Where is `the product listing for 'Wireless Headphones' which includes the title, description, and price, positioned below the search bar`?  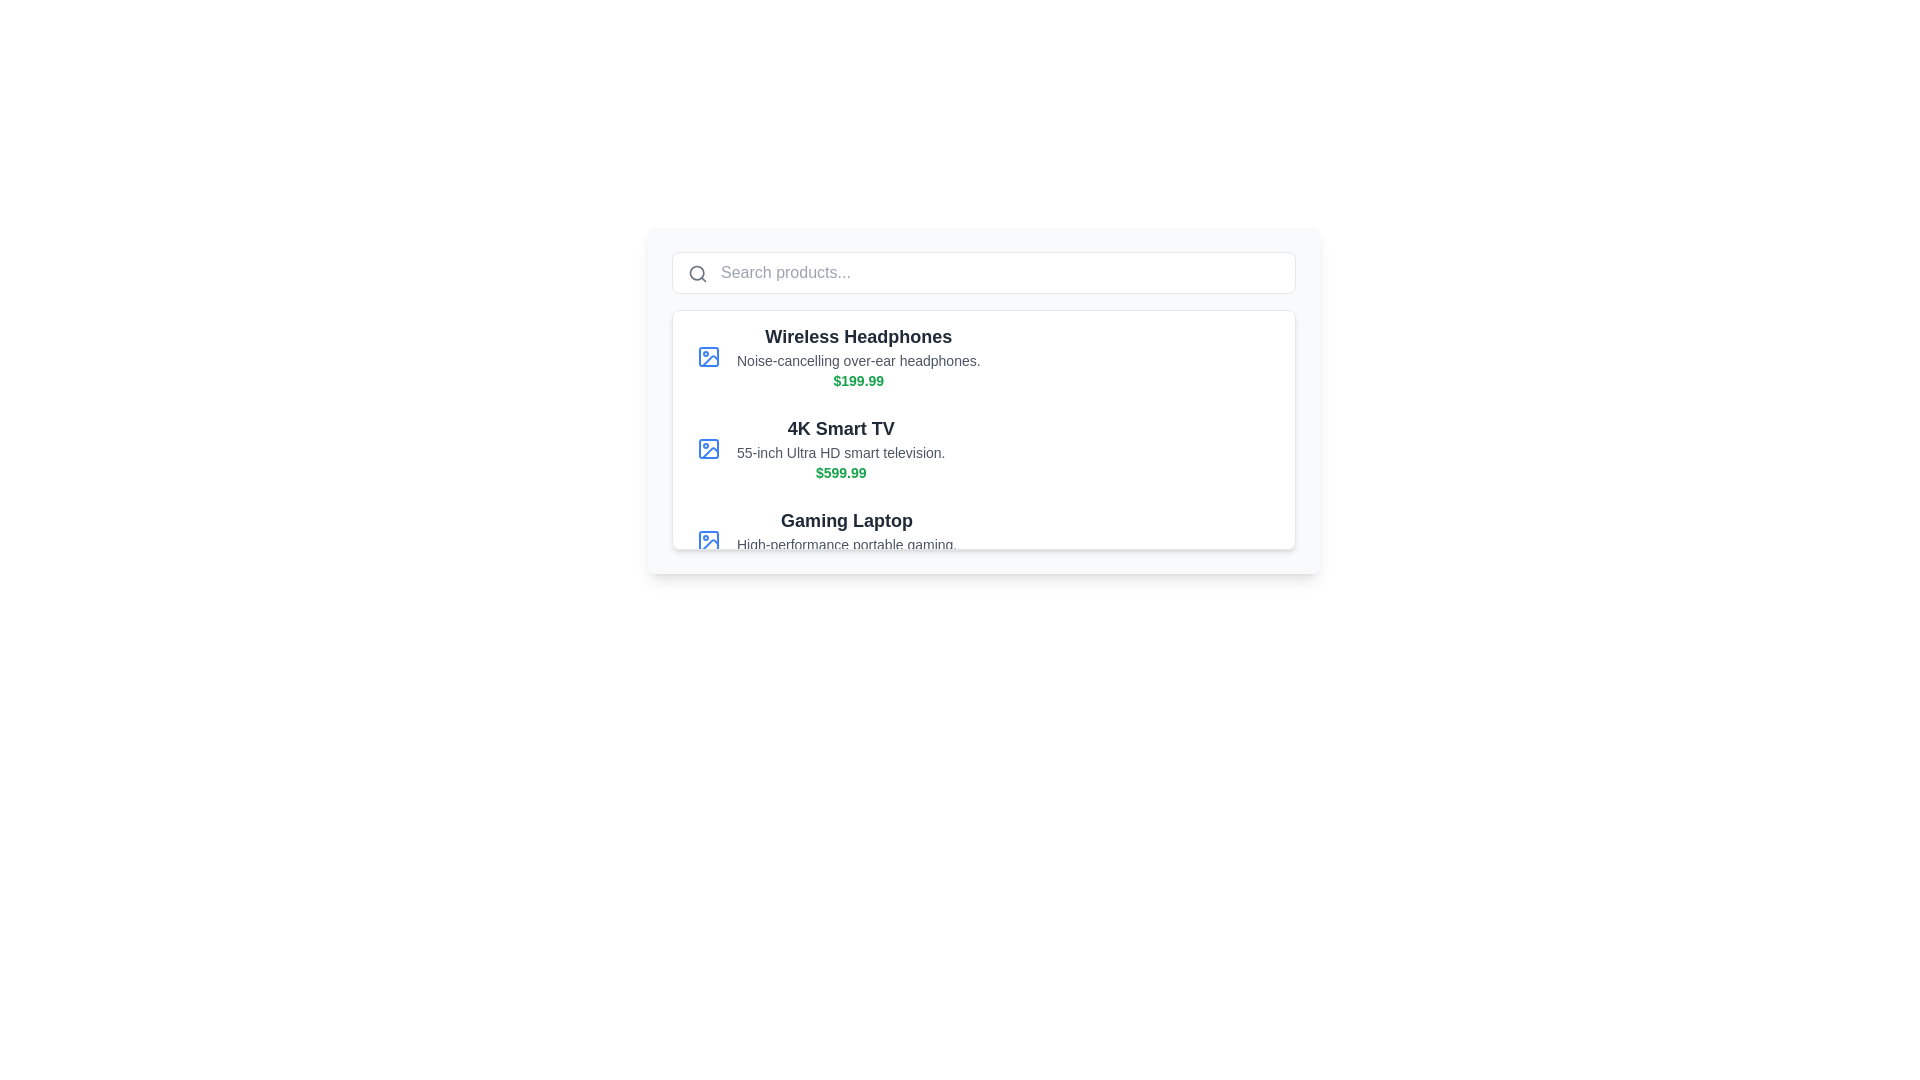
the product listing for 'Wireless Headphones' which includes the title, description, and price, positioned below the search bar is located at coordinates (858, 356).